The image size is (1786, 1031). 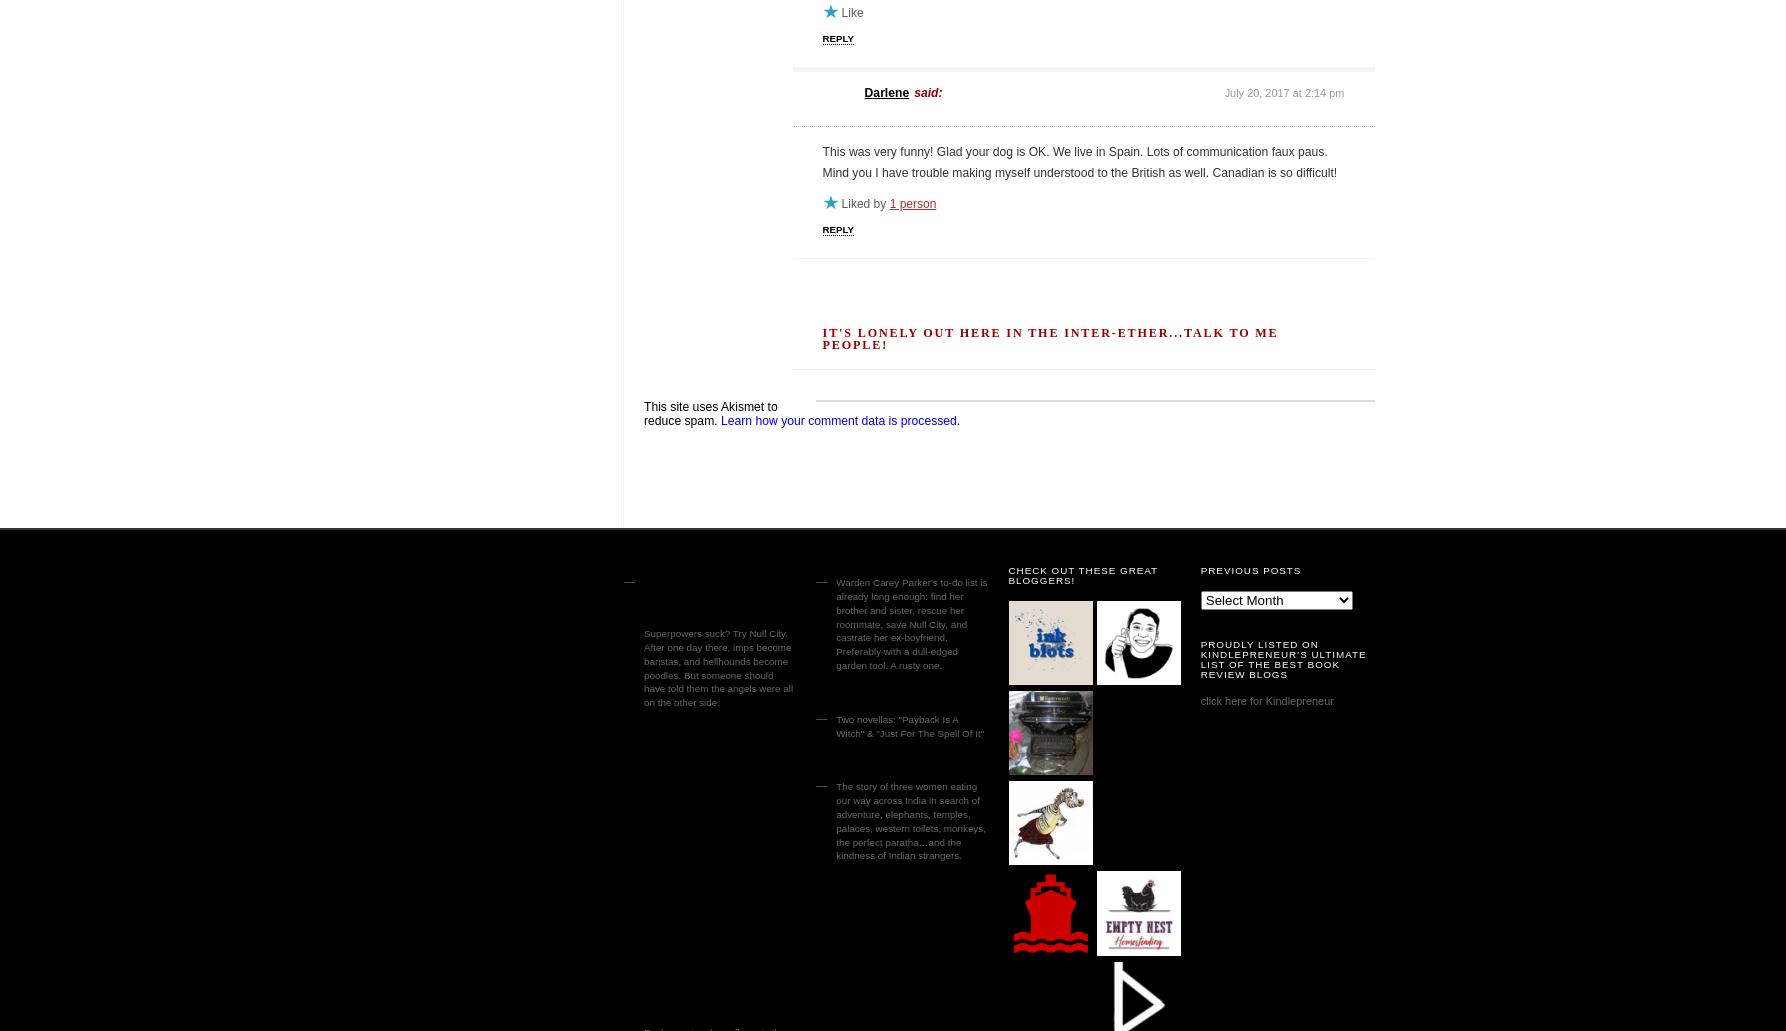 I want to click on '.', so click(x=958, y=420).